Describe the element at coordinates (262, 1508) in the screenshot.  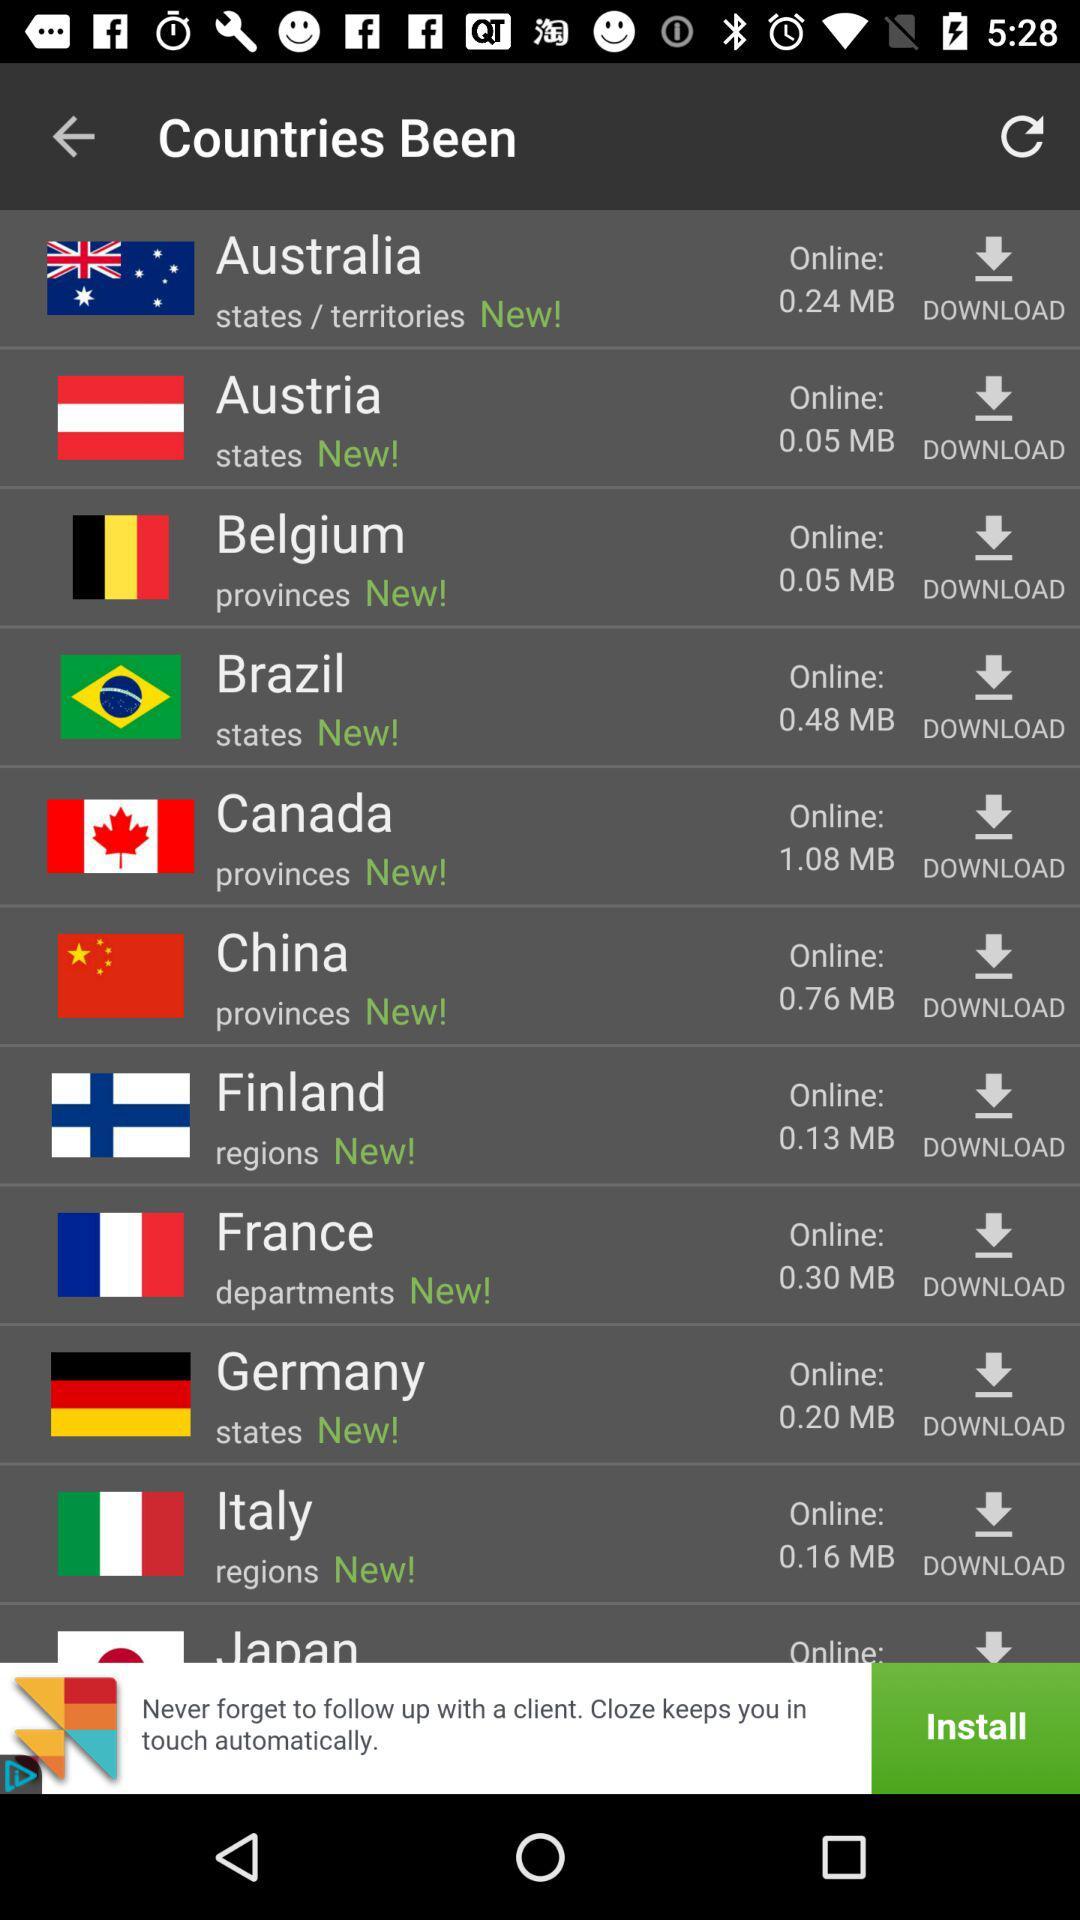
I see `the icon above the regions item` at that location.